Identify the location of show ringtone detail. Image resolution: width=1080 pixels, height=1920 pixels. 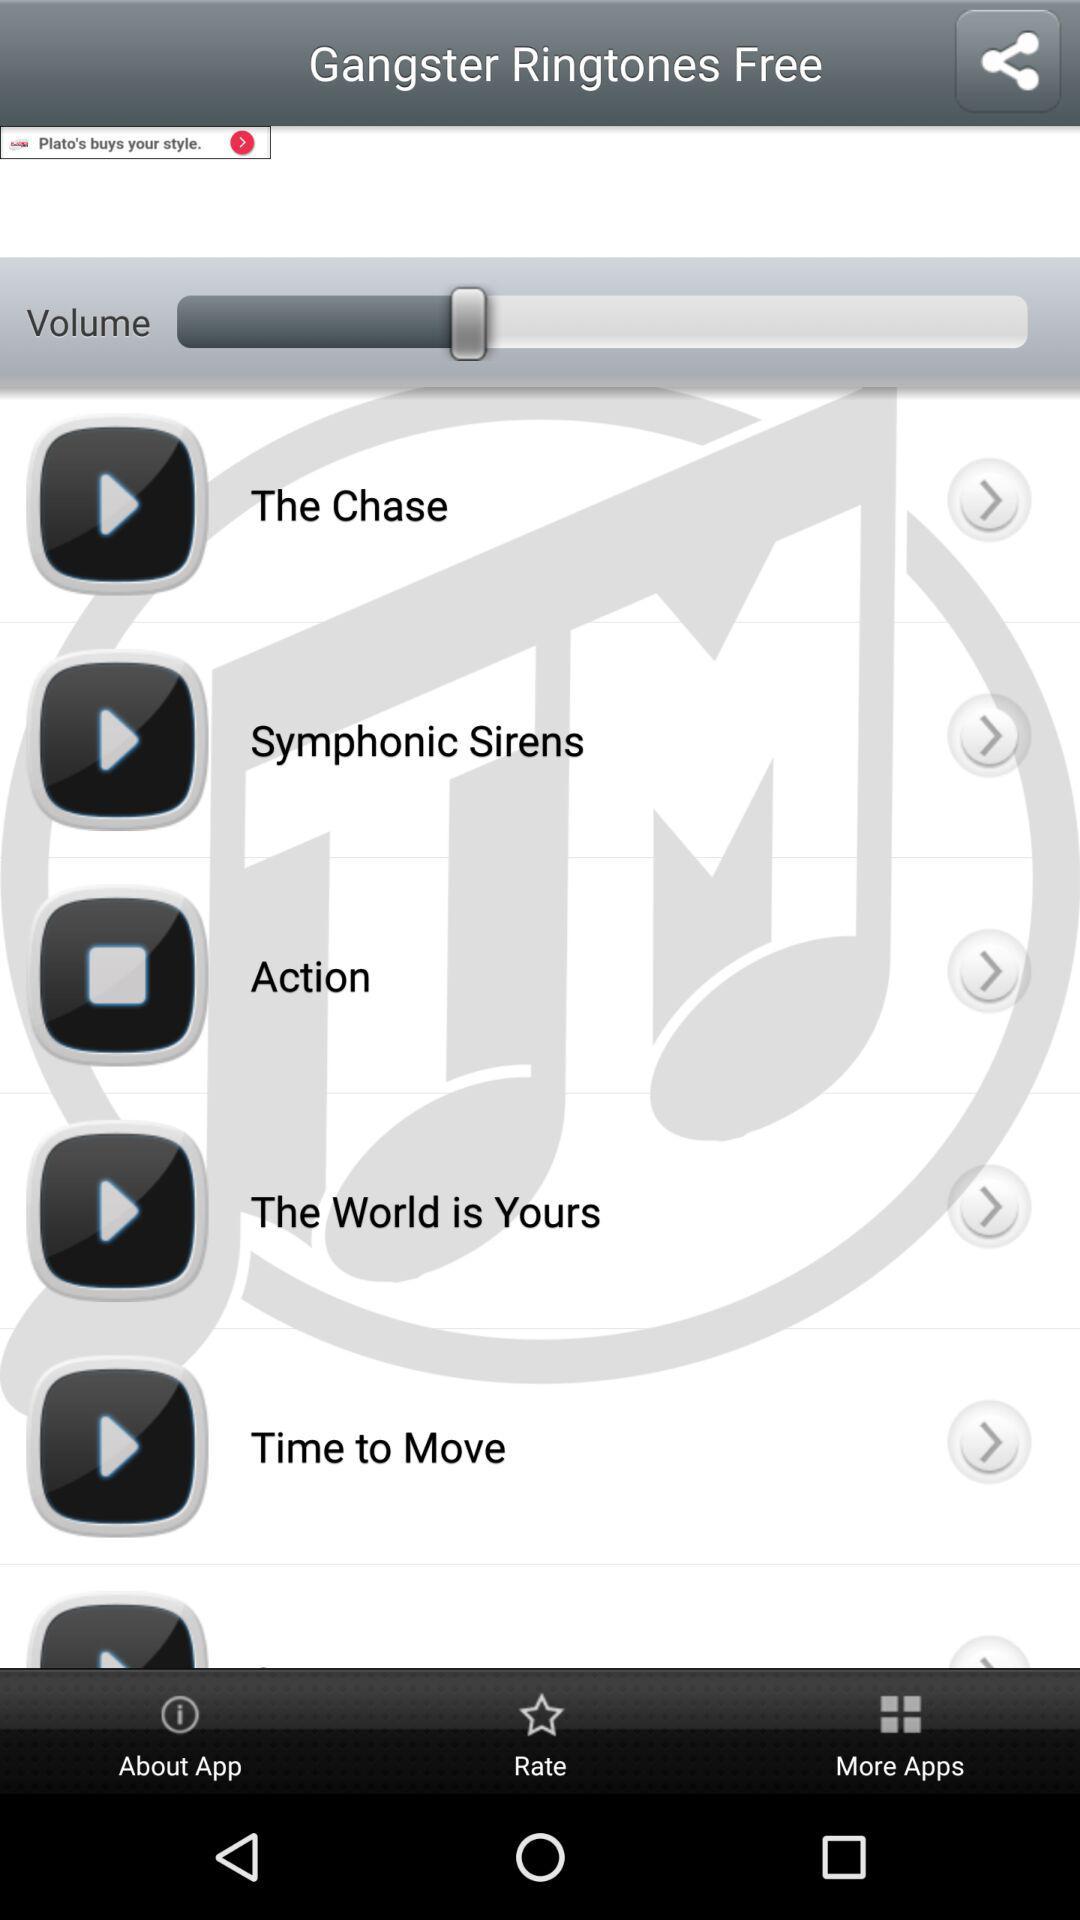
(987, 1209).